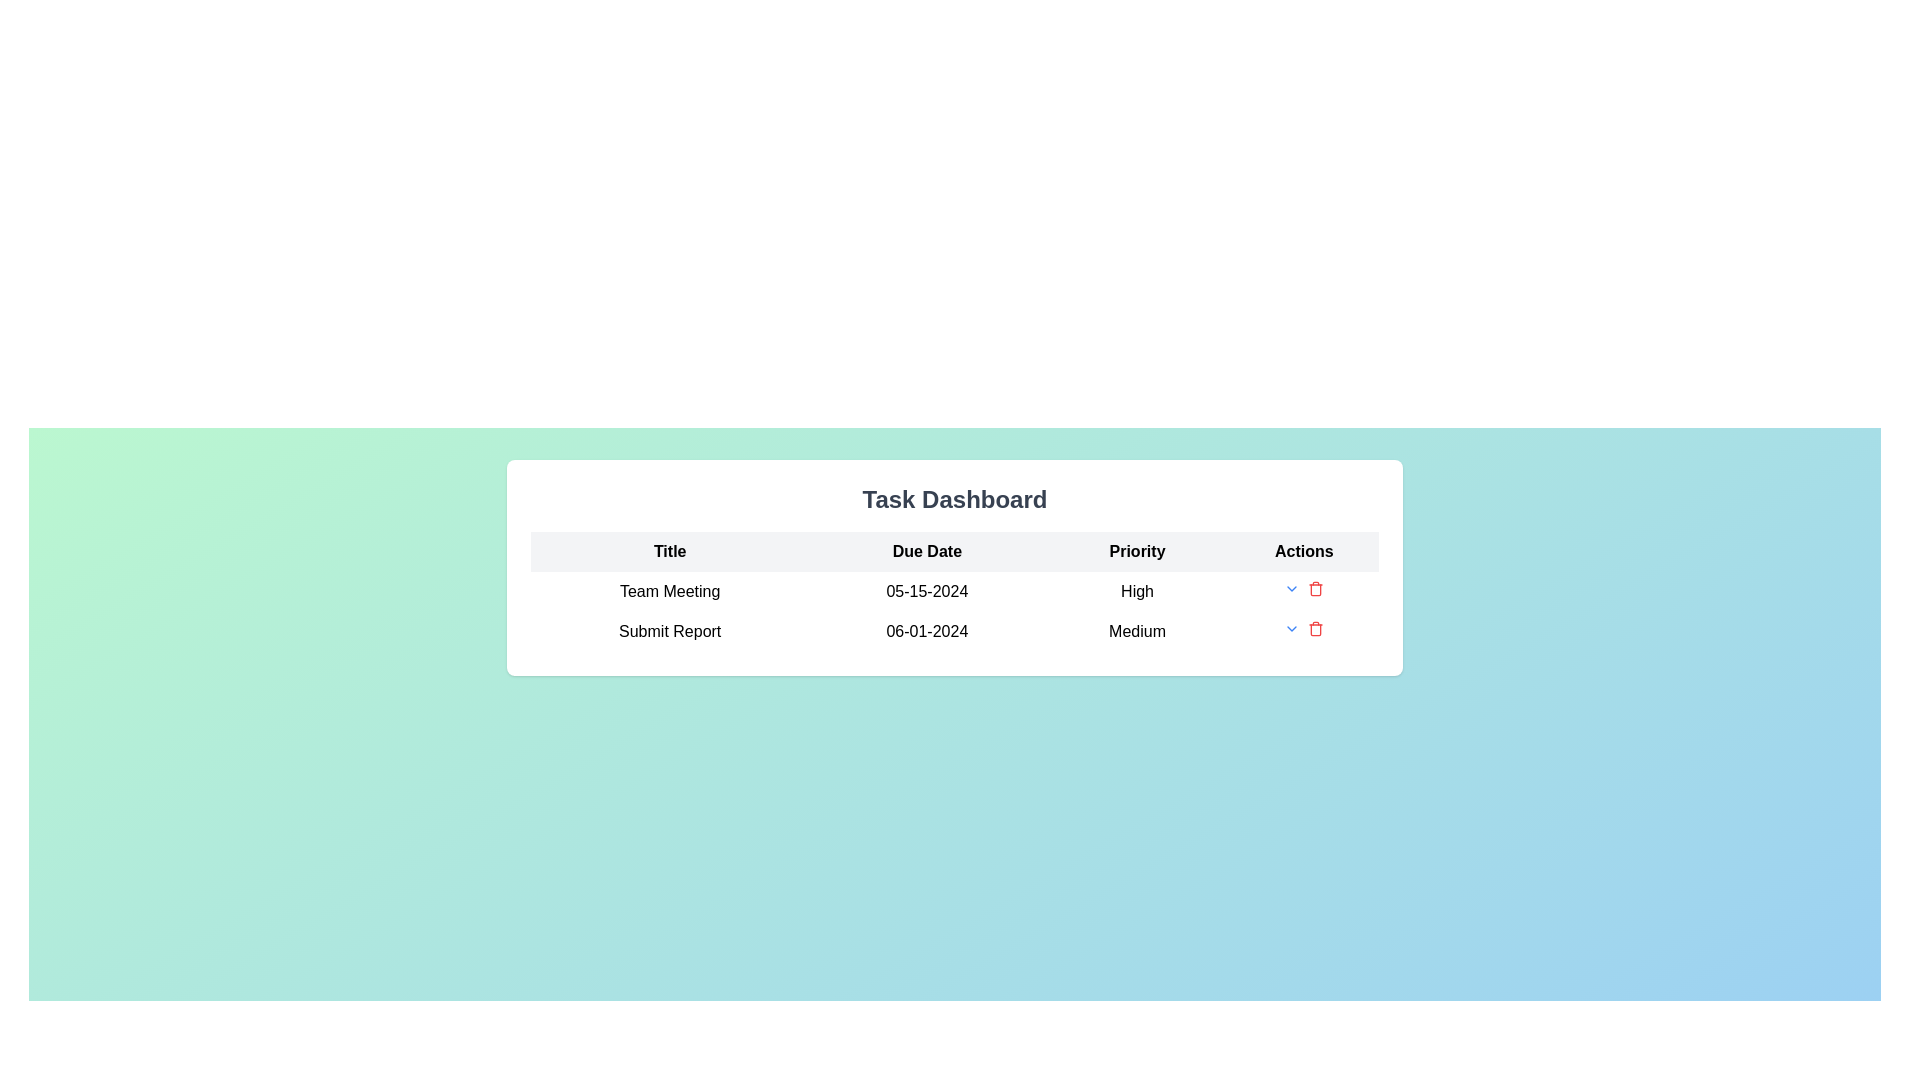 The image size is (1920, 1080). I want to click on the 'Priority' text label in the table header, which is styled with a bold font and centered alignment, located in the third column between 'Due Date' and 'Actions', so click(1137, 551).